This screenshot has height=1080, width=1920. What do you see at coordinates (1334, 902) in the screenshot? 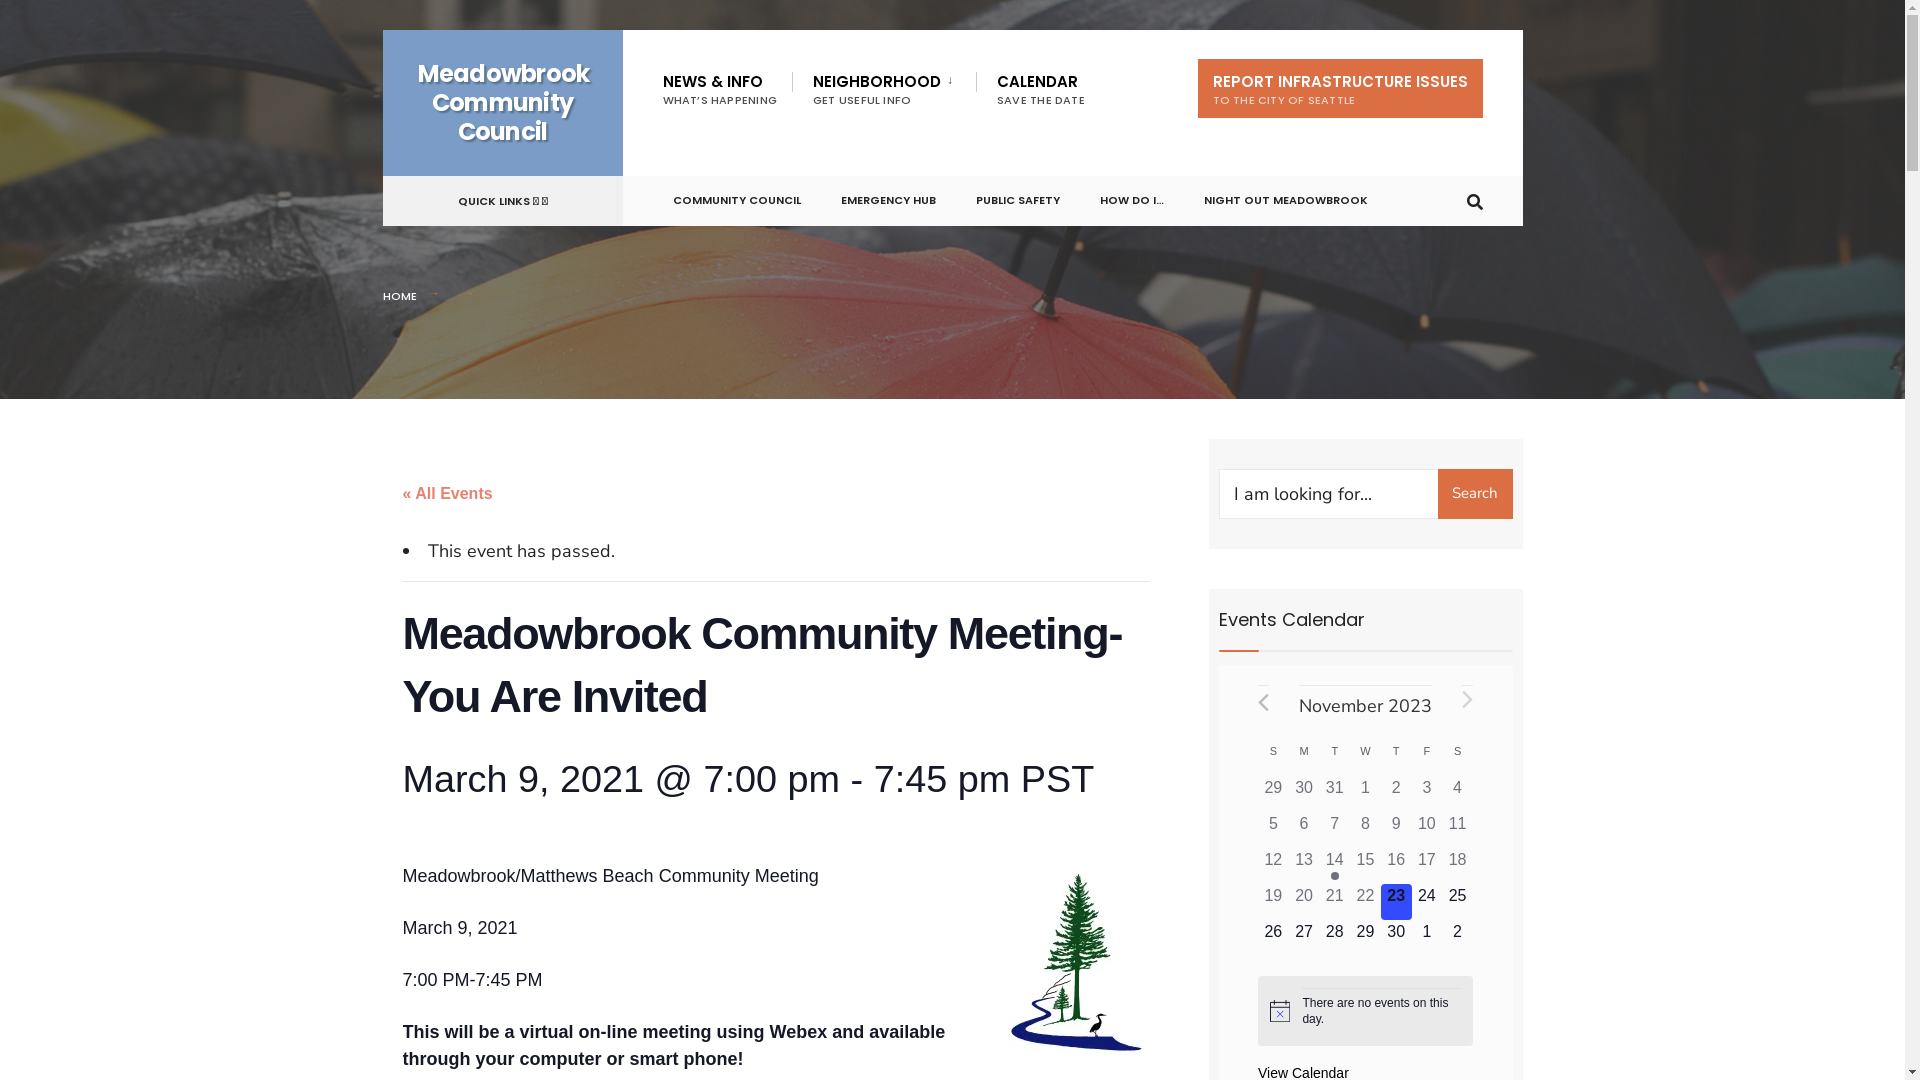
I see `'0 events,` at bounding box center [1334, 902].